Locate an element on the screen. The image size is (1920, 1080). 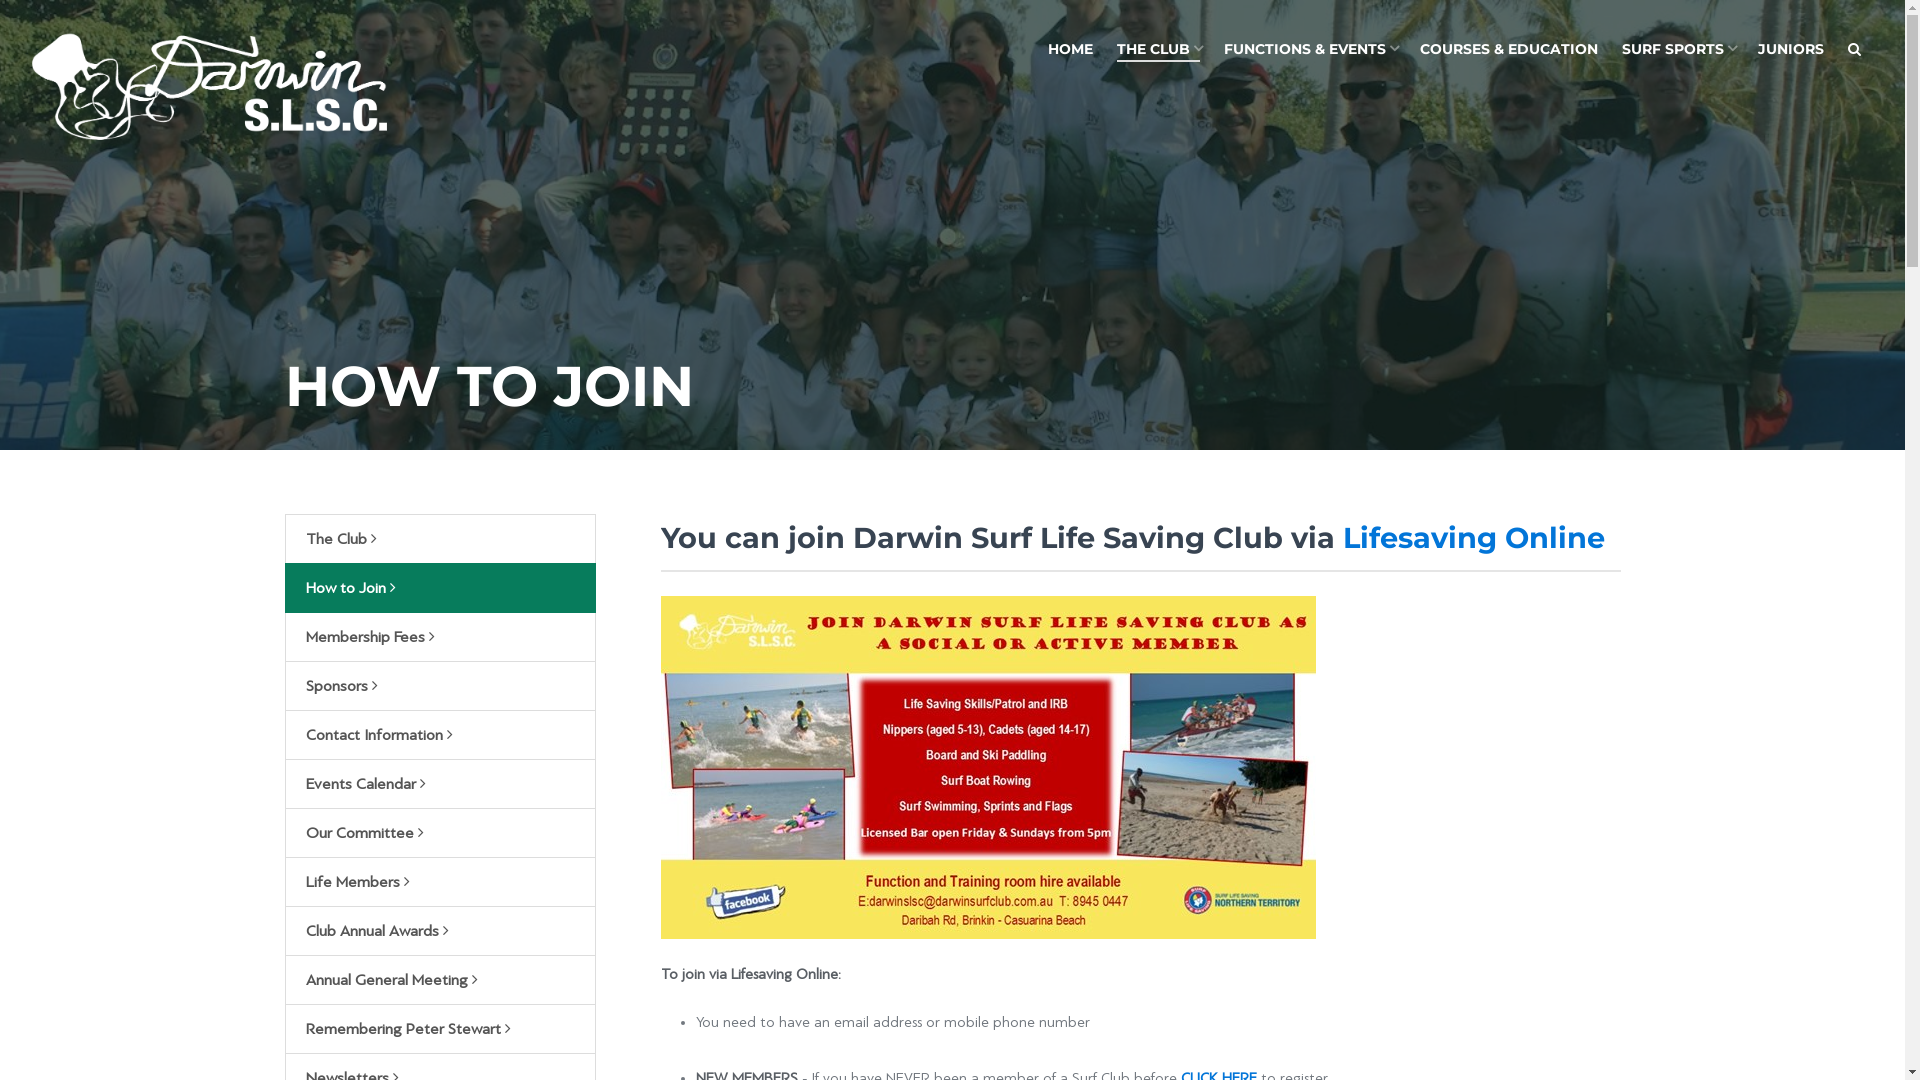
'How to Join ' is located at coordinates (439, 586).